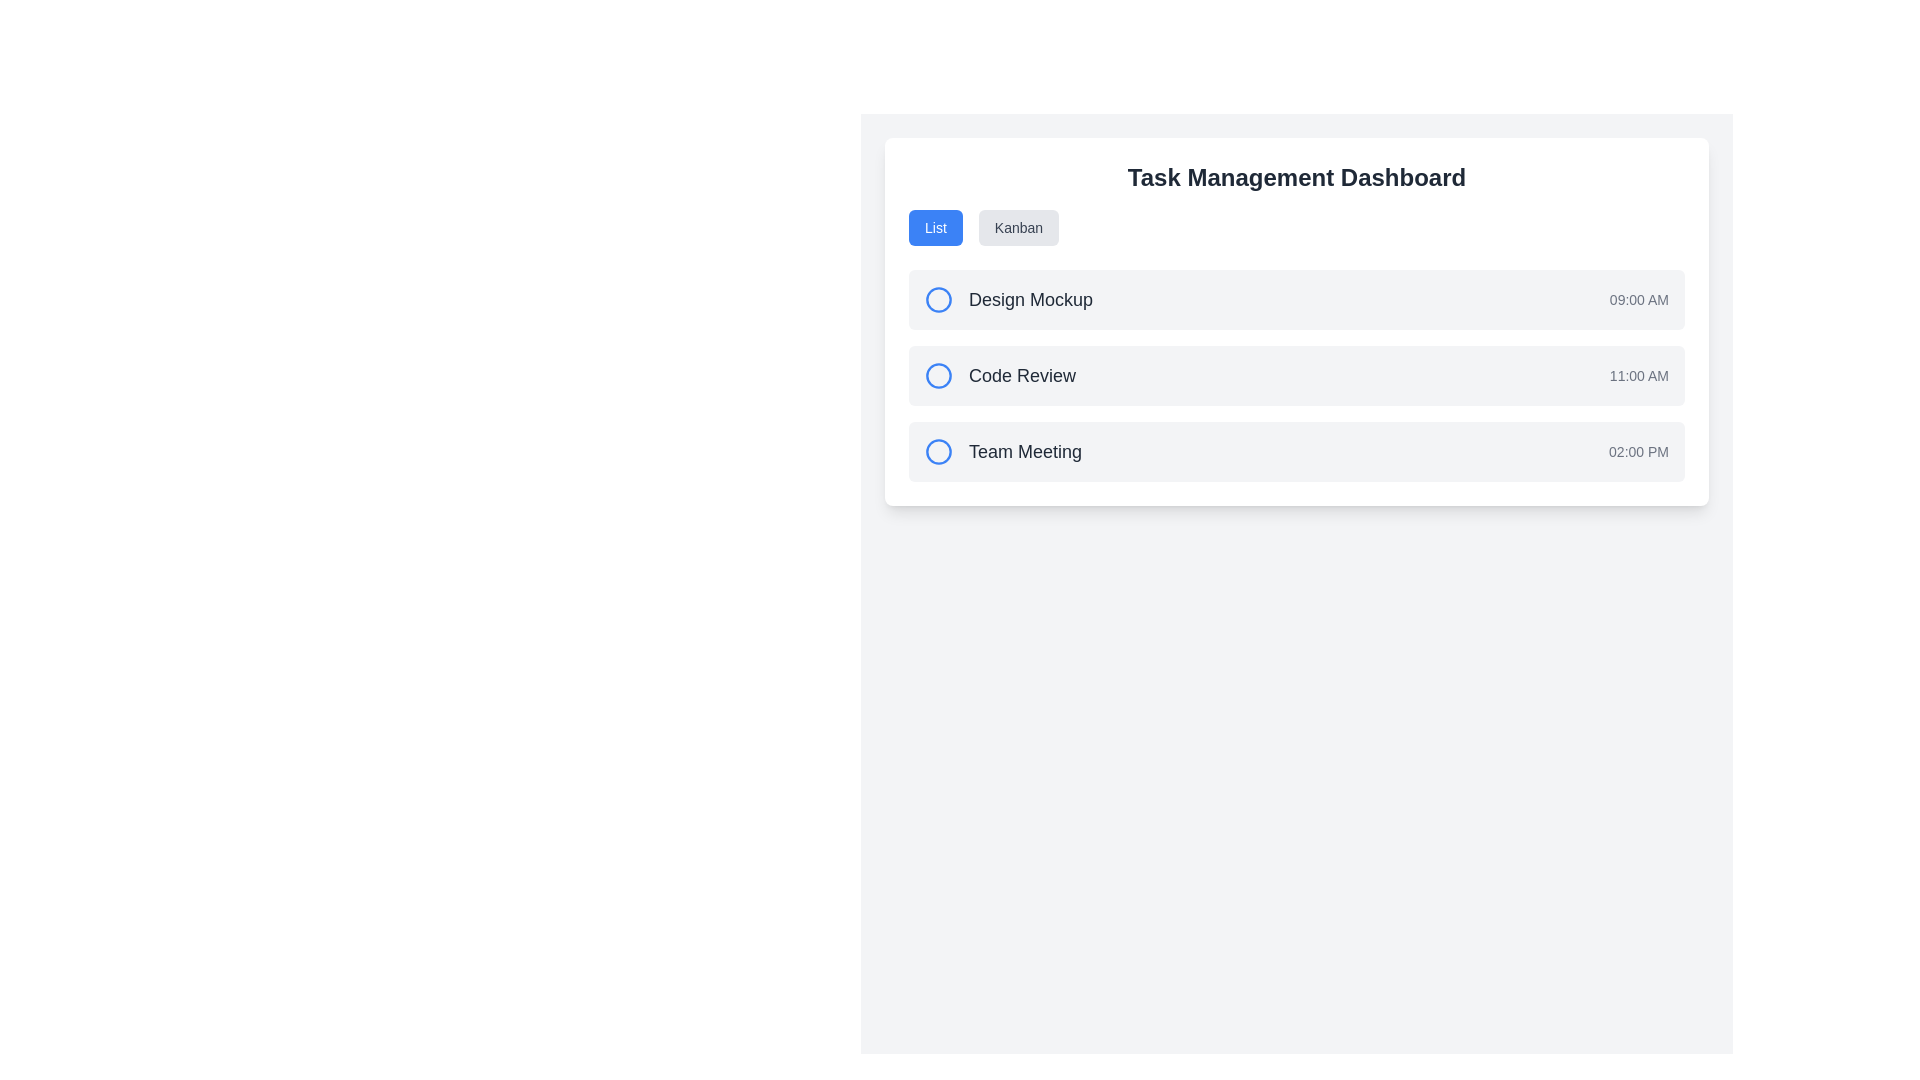 The image size is (1920, 1080). Describe the element at coordinates (1296, 375) in the screenshot. I see `the List Item labeled 'Code Review'` at that location.